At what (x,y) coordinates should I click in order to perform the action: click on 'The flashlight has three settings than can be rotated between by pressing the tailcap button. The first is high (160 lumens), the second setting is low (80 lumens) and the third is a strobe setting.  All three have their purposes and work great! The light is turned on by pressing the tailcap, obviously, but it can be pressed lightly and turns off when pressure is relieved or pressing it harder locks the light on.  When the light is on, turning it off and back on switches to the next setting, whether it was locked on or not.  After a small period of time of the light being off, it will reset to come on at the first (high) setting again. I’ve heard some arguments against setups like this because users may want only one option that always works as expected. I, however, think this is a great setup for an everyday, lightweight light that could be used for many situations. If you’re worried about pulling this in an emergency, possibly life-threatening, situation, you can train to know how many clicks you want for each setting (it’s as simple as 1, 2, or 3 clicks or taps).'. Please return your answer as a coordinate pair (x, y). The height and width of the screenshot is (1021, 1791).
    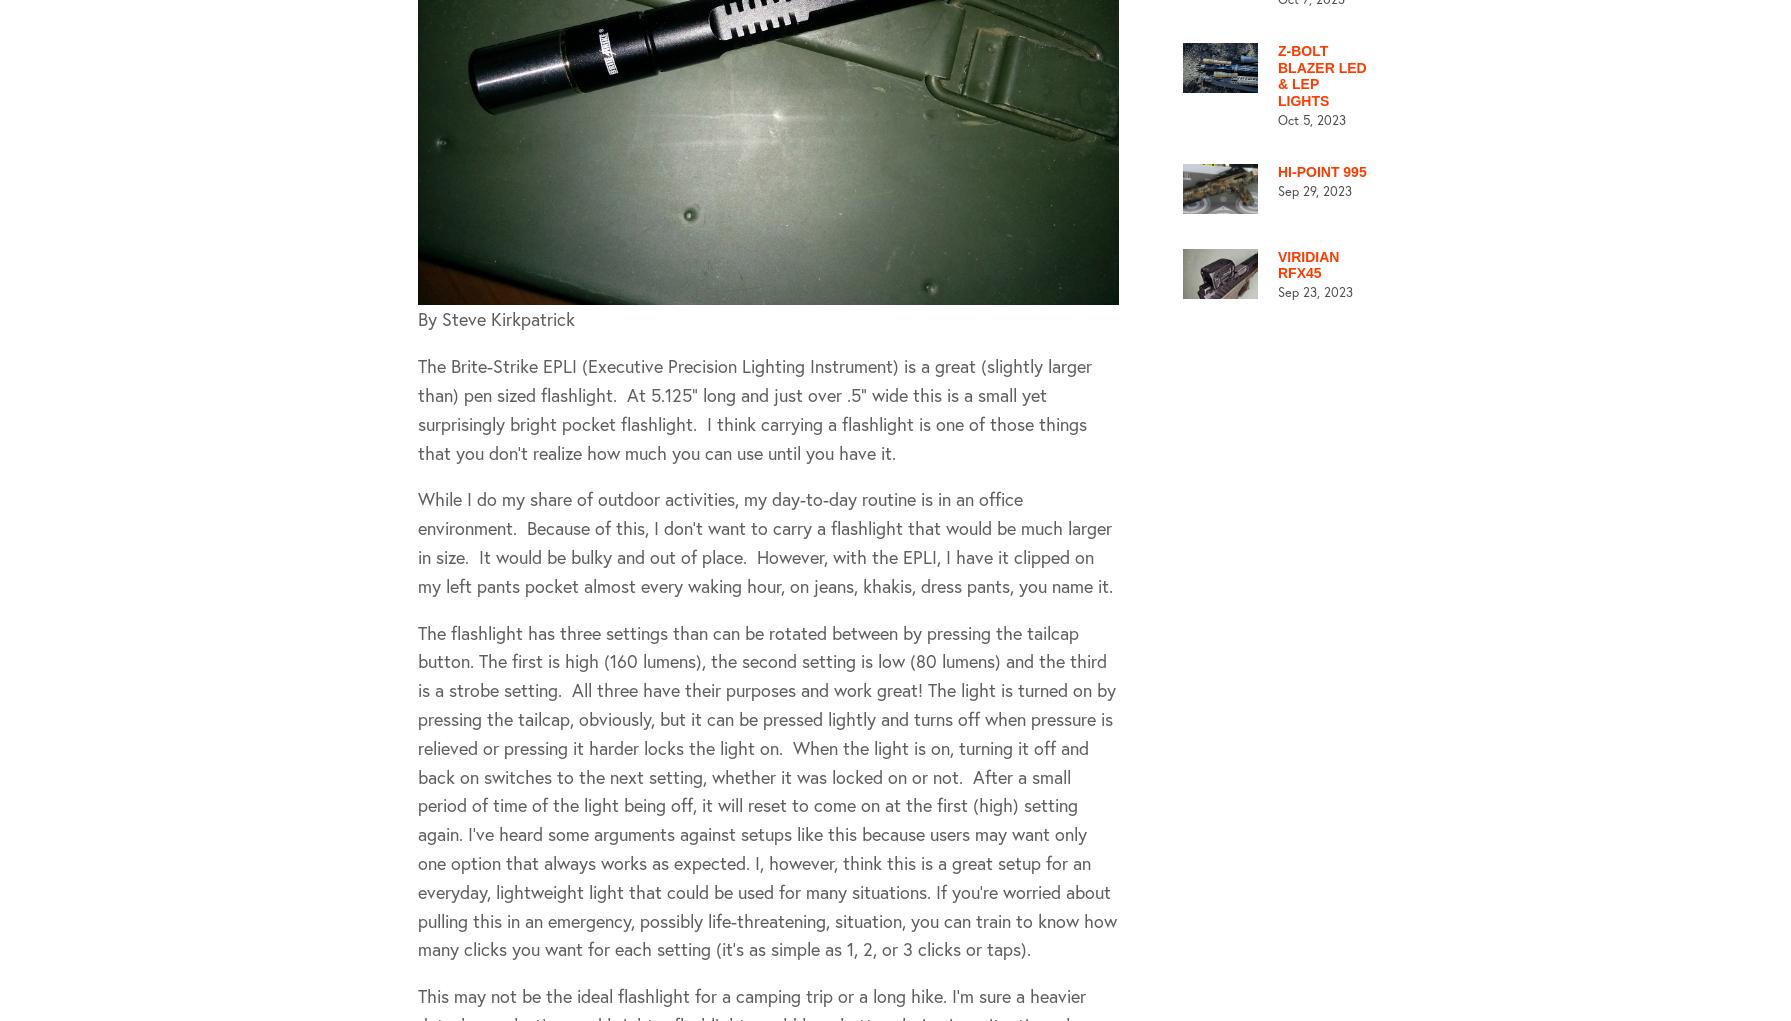
    Looking at the image, I should click on (766, 789).